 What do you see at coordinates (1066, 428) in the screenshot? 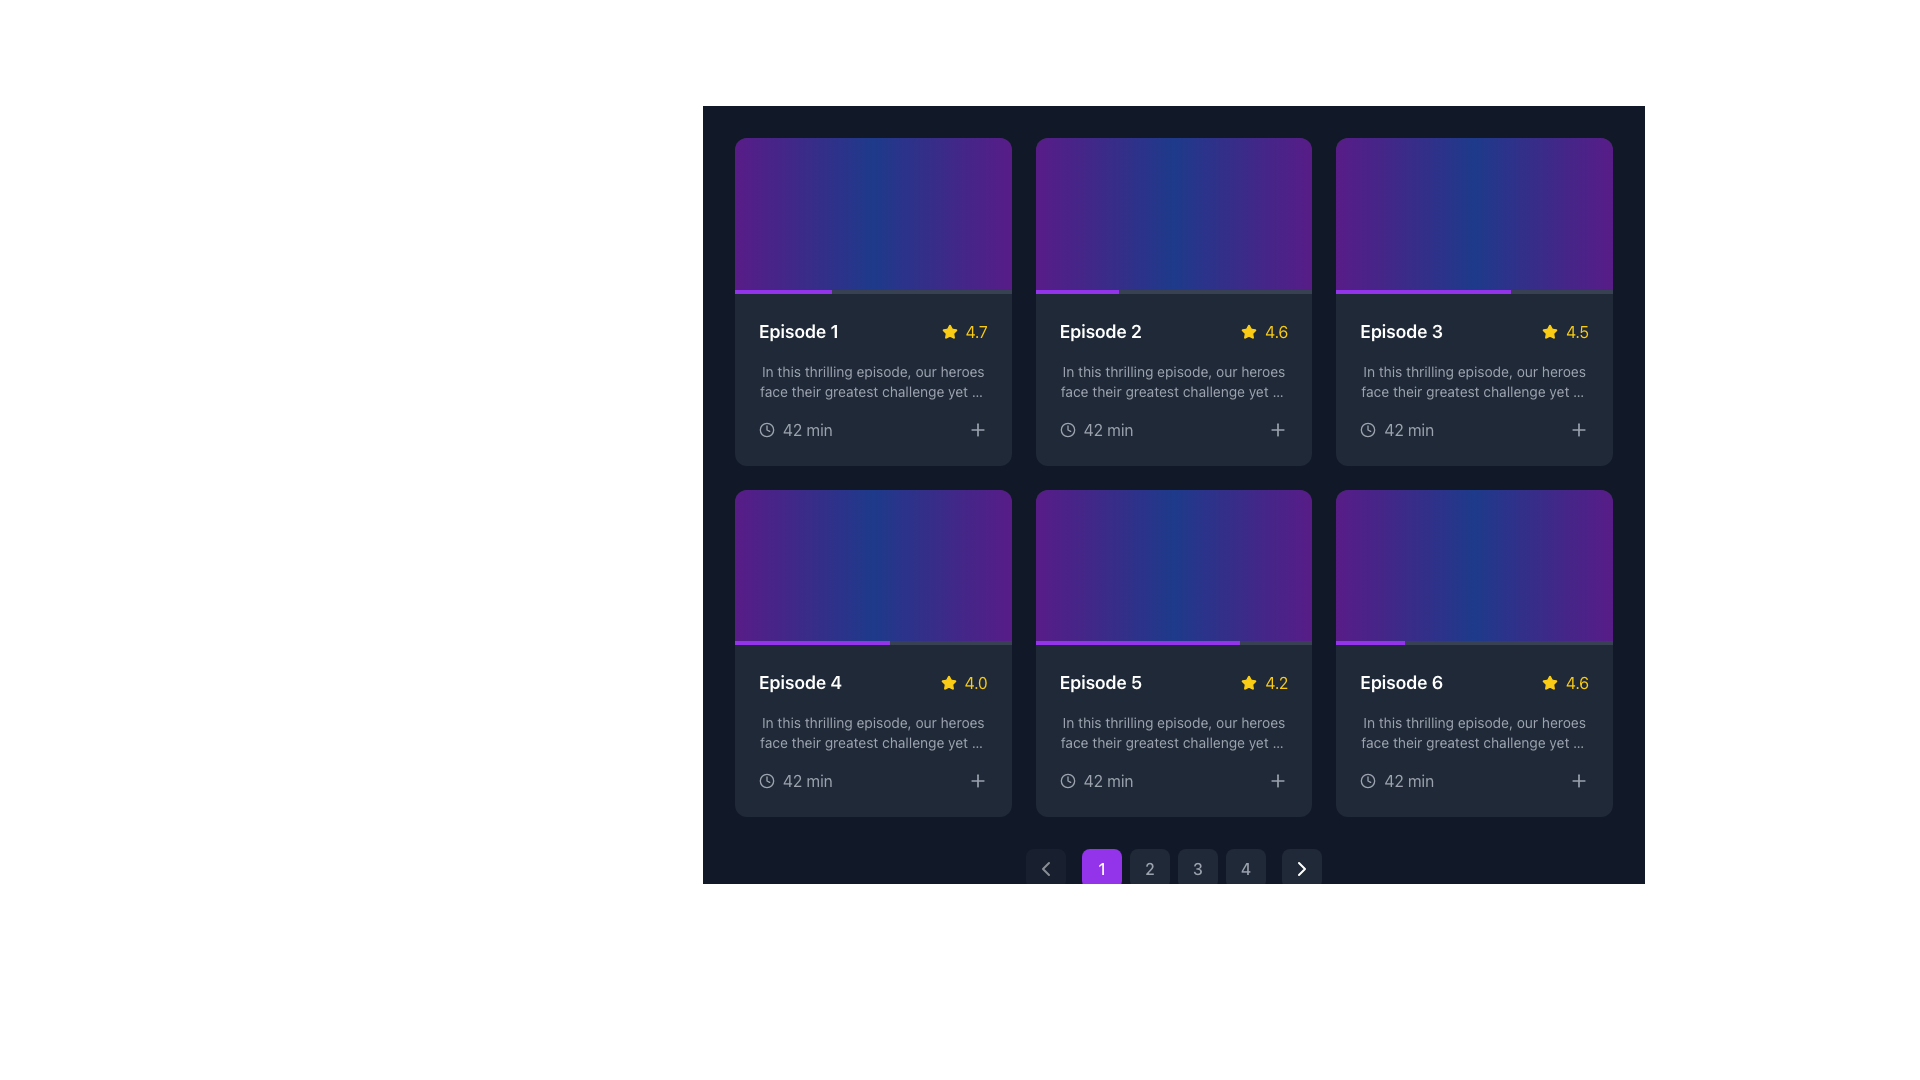
I see `the icon representing the duration time of 'Episode 2', located at the bottom portion of the episode card alongside the duration label` at bounding box center [1066, 428].